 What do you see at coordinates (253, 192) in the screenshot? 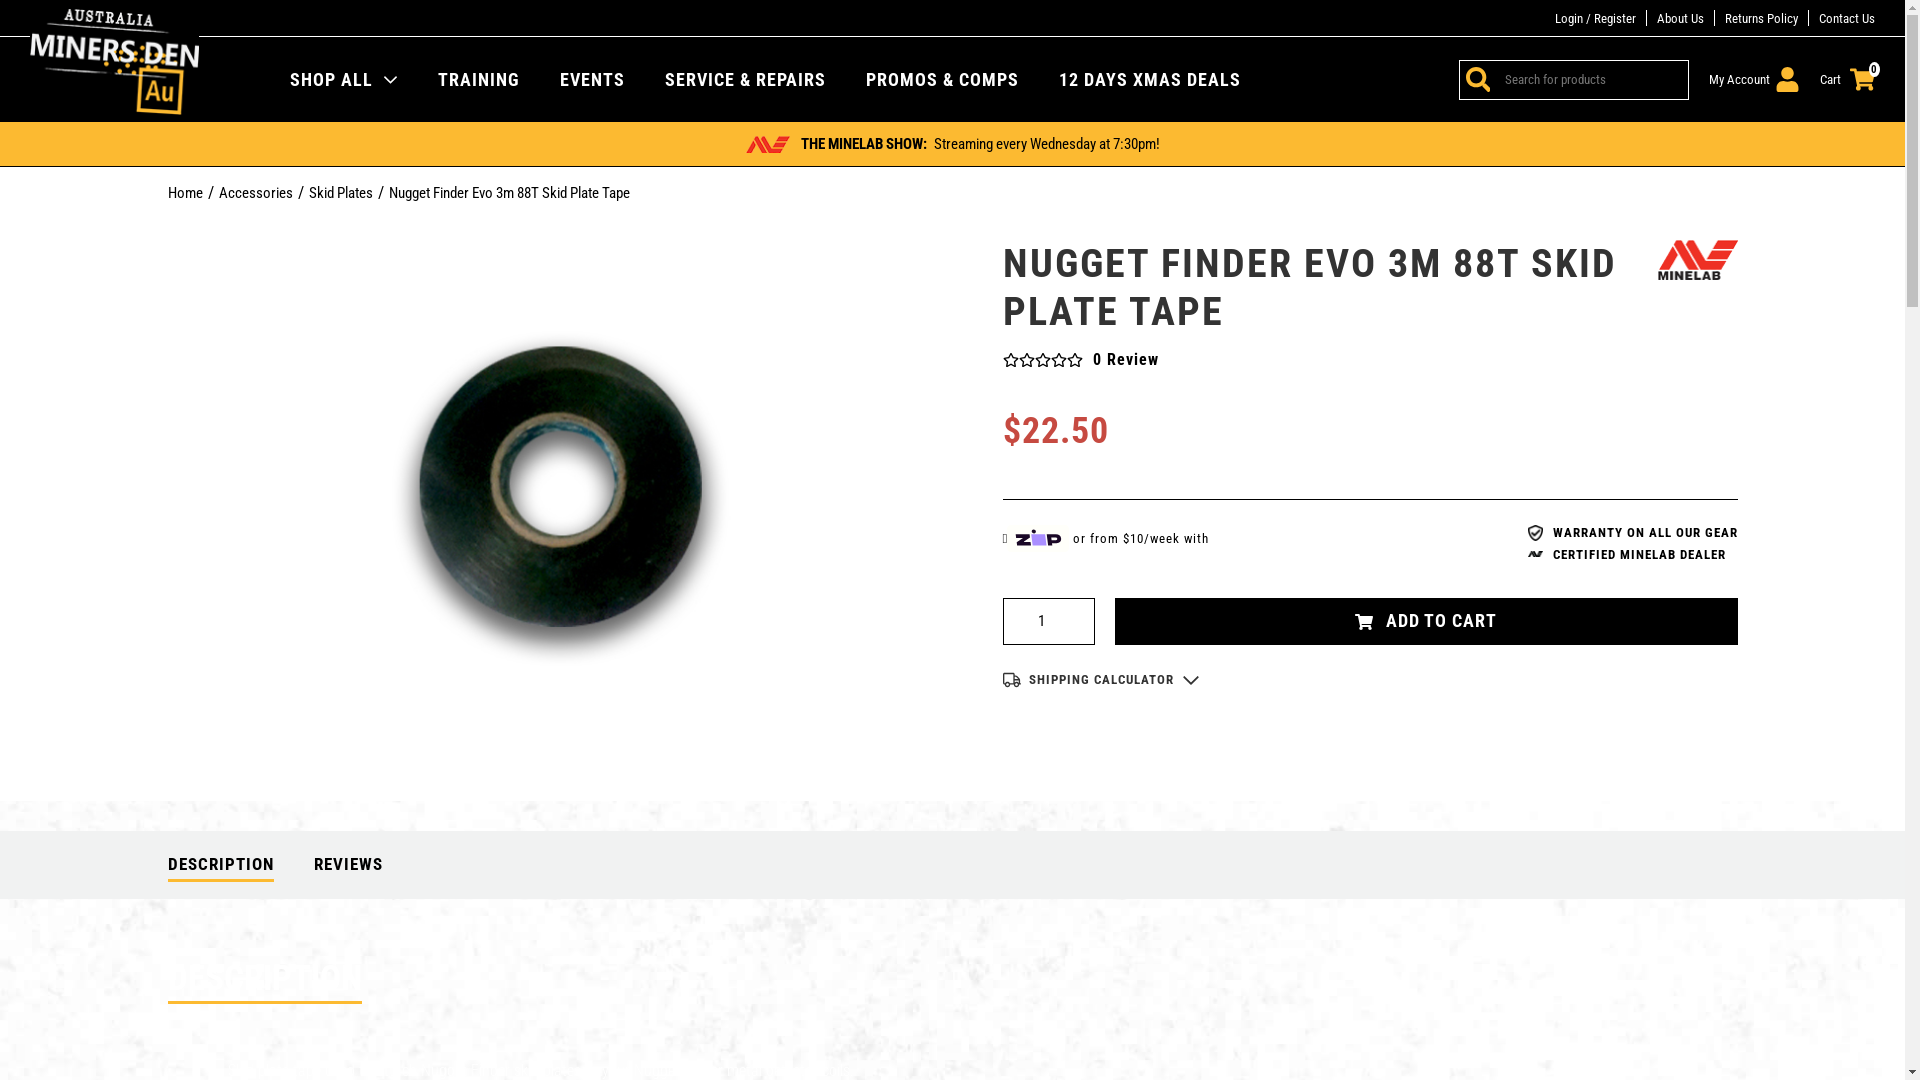
I see `'Accessories'` at bounding box center [253, 192].